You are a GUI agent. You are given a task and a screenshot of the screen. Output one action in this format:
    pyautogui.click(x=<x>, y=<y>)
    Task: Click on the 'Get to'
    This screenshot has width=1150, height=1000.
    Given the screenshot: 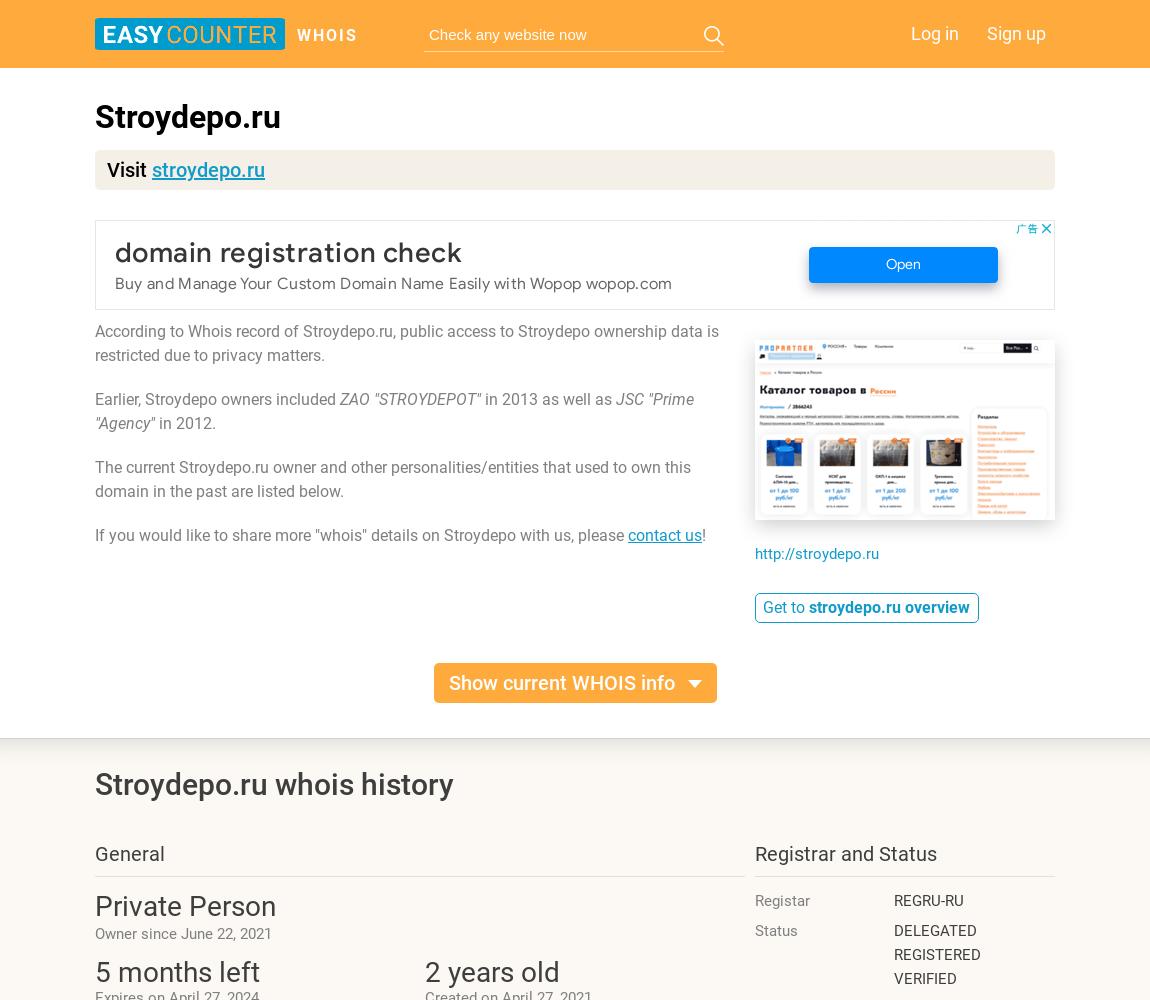 What is the action you would take?
    pyautogui.click(x=762, y=606)
    